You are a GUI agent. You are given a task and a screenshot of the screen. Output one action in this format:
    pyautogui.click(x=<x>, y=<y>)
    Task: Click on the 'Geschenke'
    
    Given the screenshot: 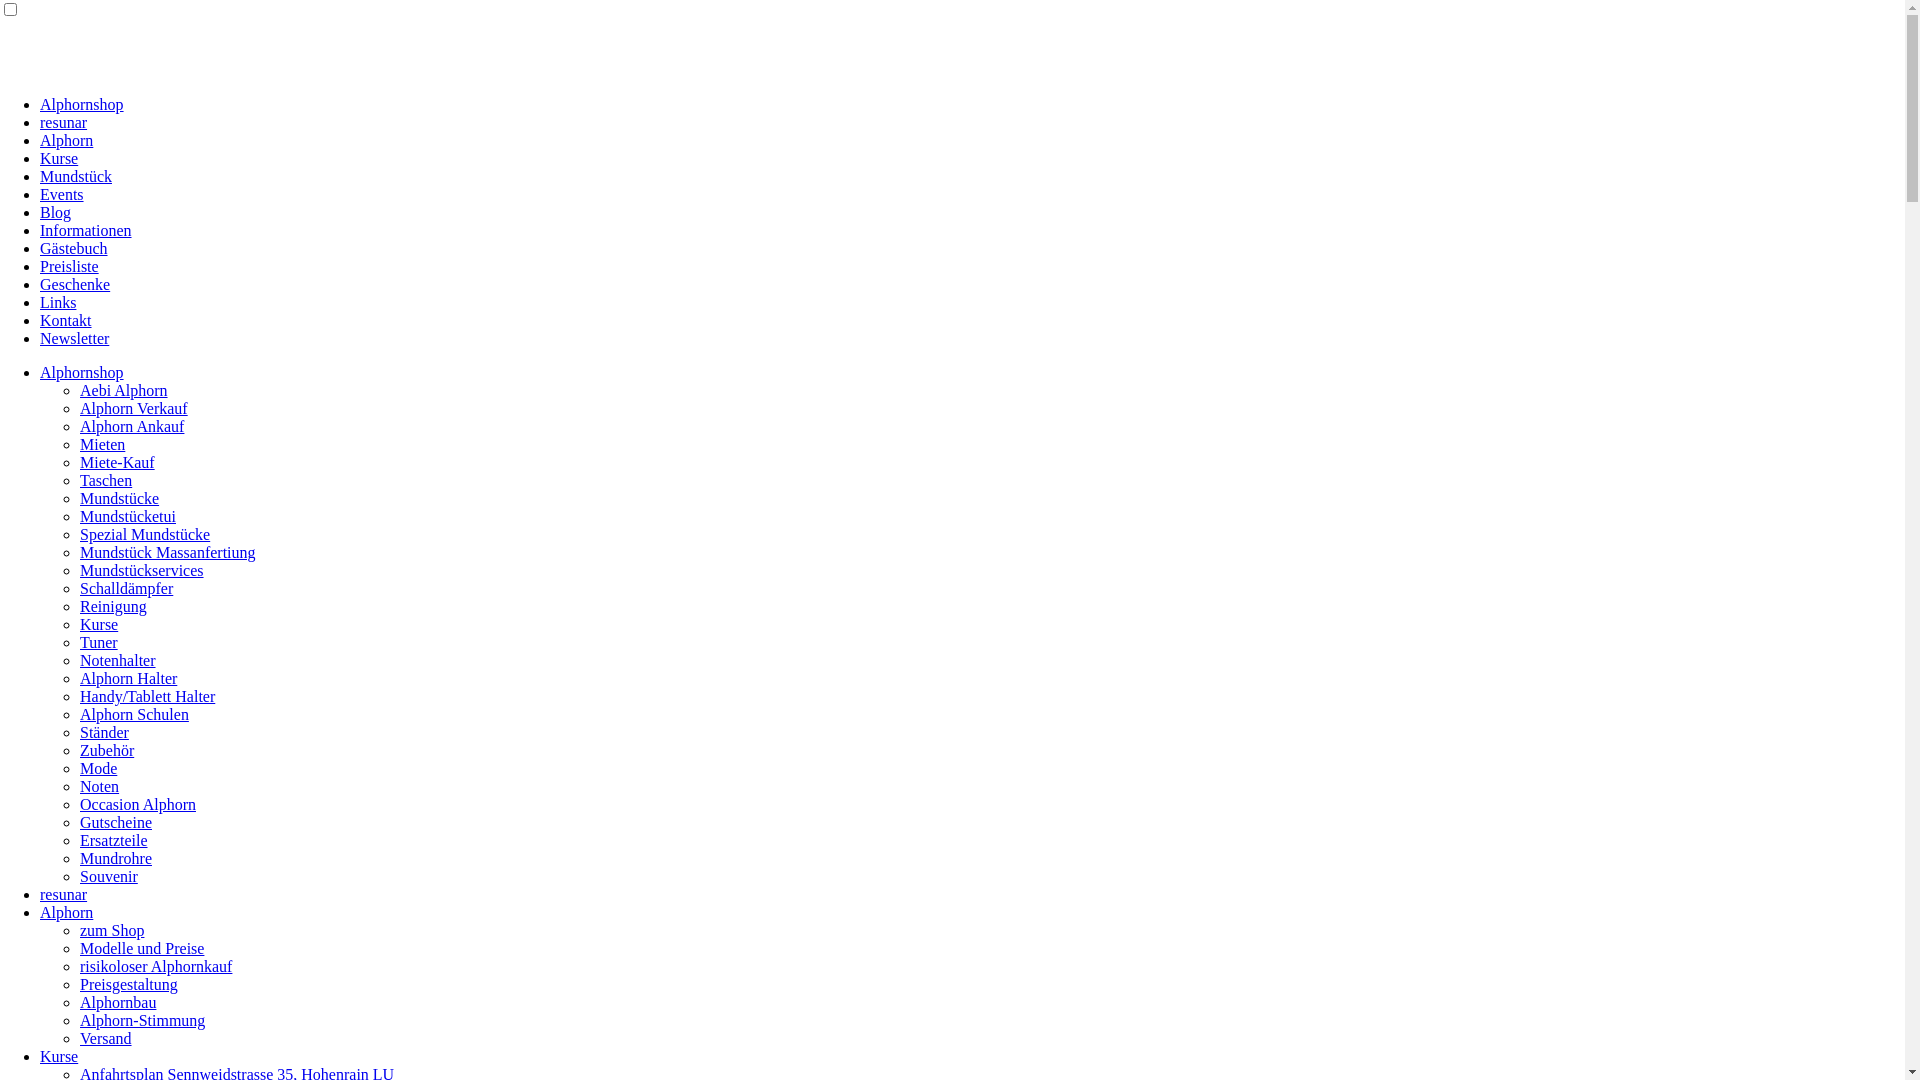 What is the action you would take?
    pyautogui.click(x=75, y=284)
    